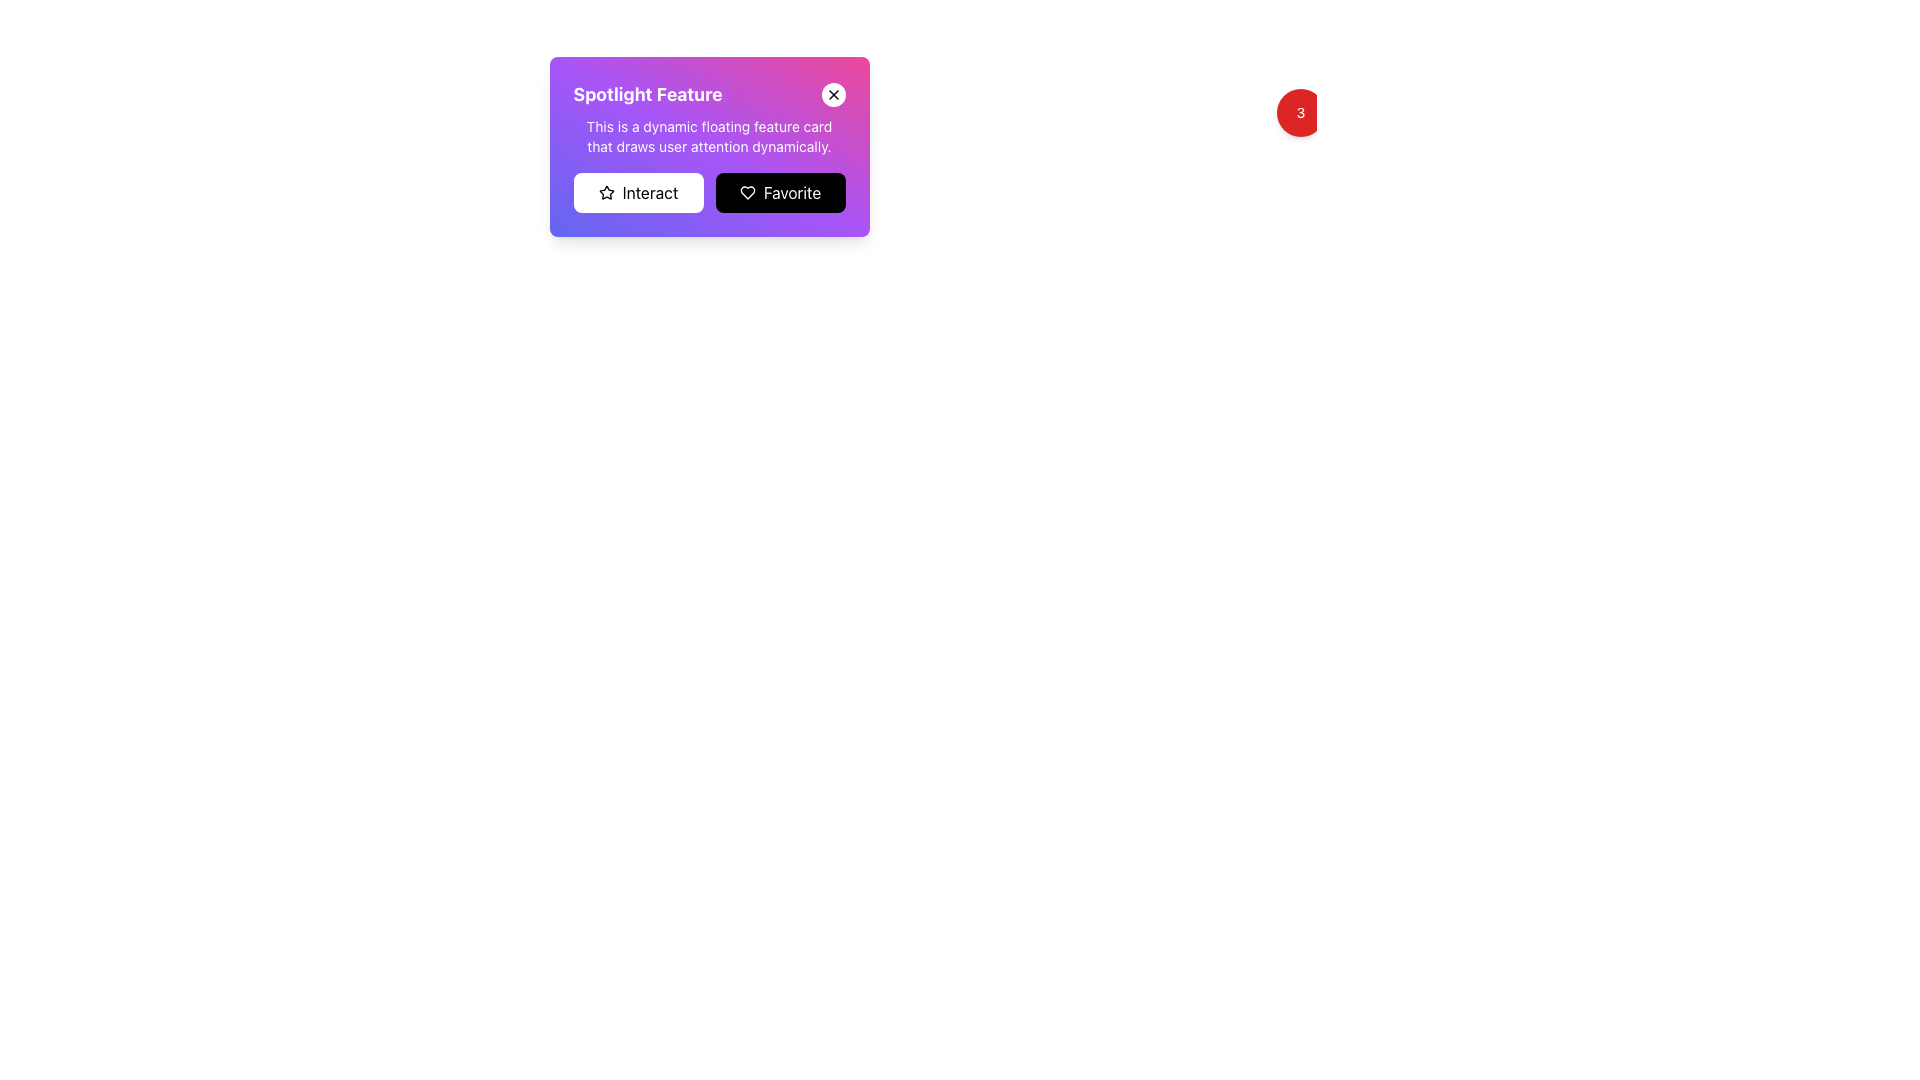 This screenshot has width=1920, height=1080. What do you see at coordinates (709, 136) in the screenshot?
I see `the descriptive text element located within the gradient card, positioned below the title 'Spotlight Feature' and above the 'Interact' and 'Favorite' buttons` at bounding box center [709, 136].